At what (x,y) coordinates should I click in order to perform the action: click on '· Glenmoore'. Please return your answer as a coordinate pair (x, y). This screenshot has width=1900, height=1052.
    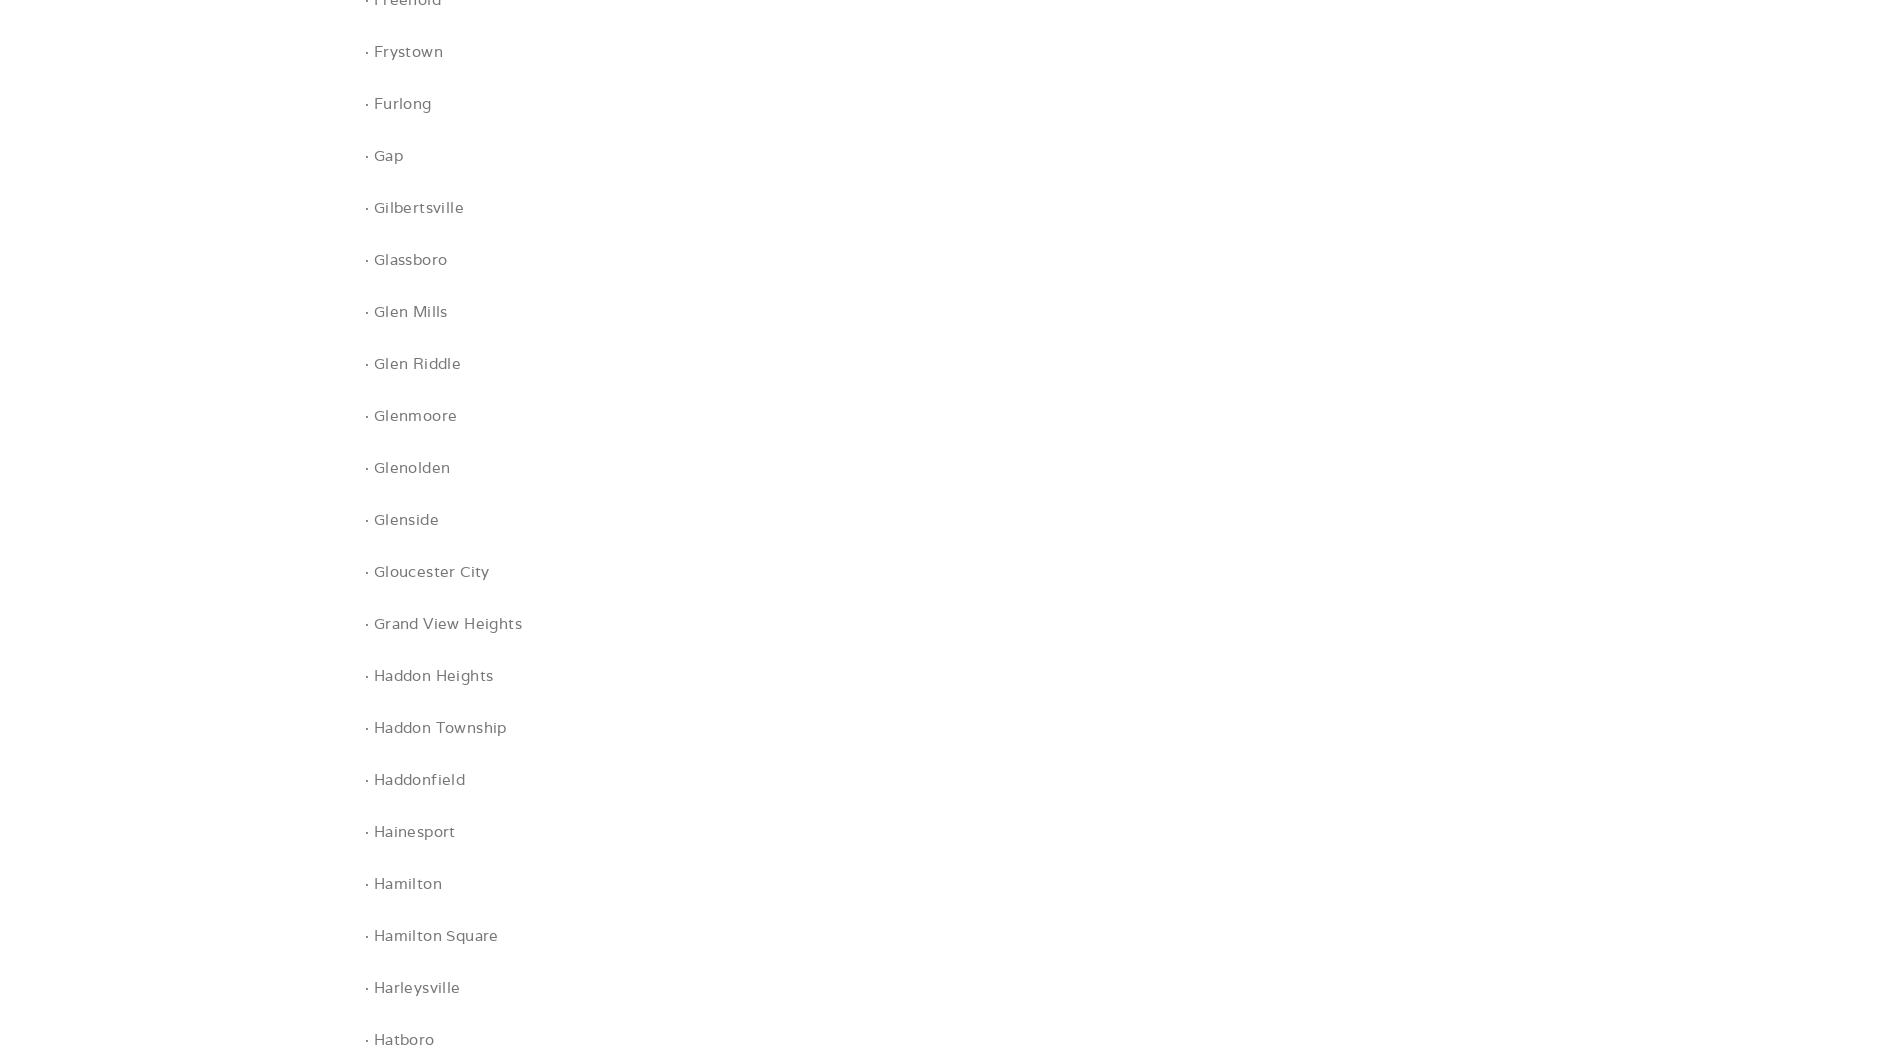
    Looking at the image, I should click on (409, 414).